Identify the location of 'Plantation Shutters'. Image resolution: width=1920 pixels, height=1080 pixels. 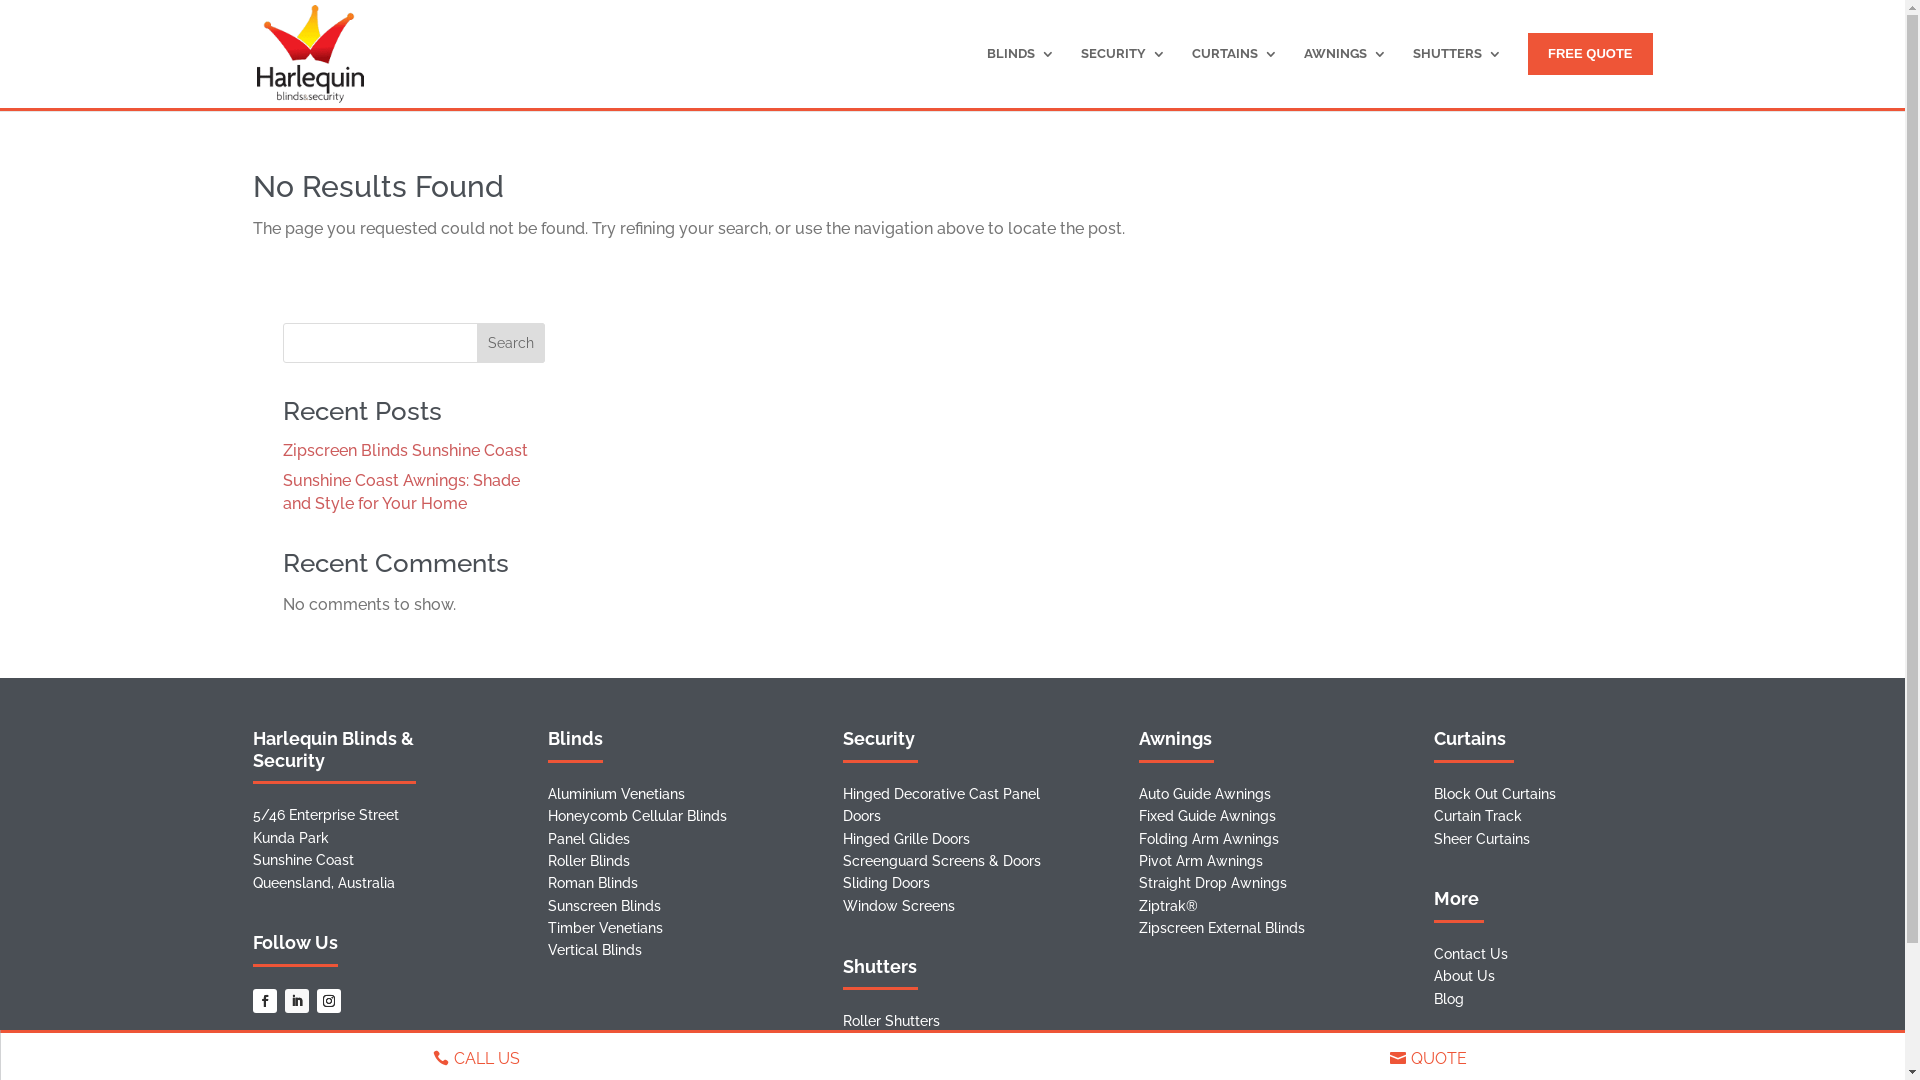
(843, 1043).